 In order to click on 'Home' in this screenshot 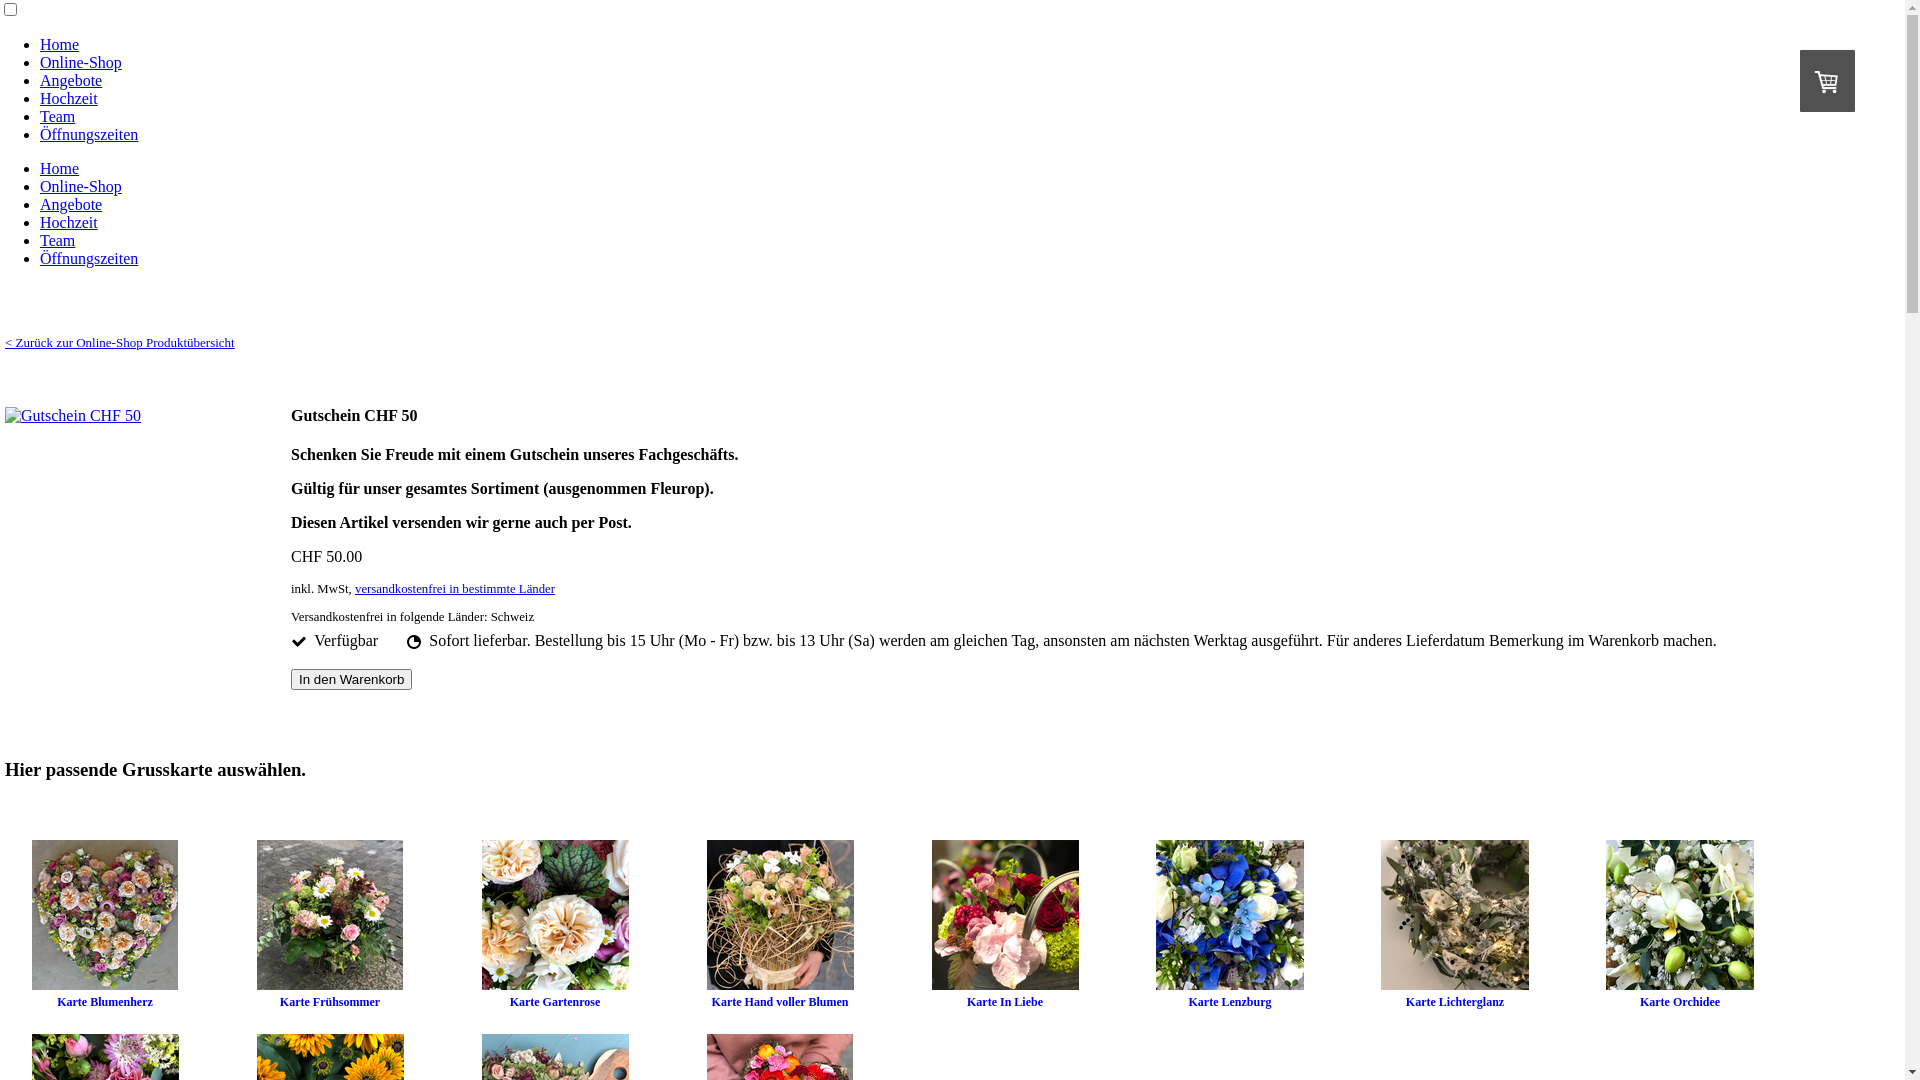, I will do `click(59, 167)`.